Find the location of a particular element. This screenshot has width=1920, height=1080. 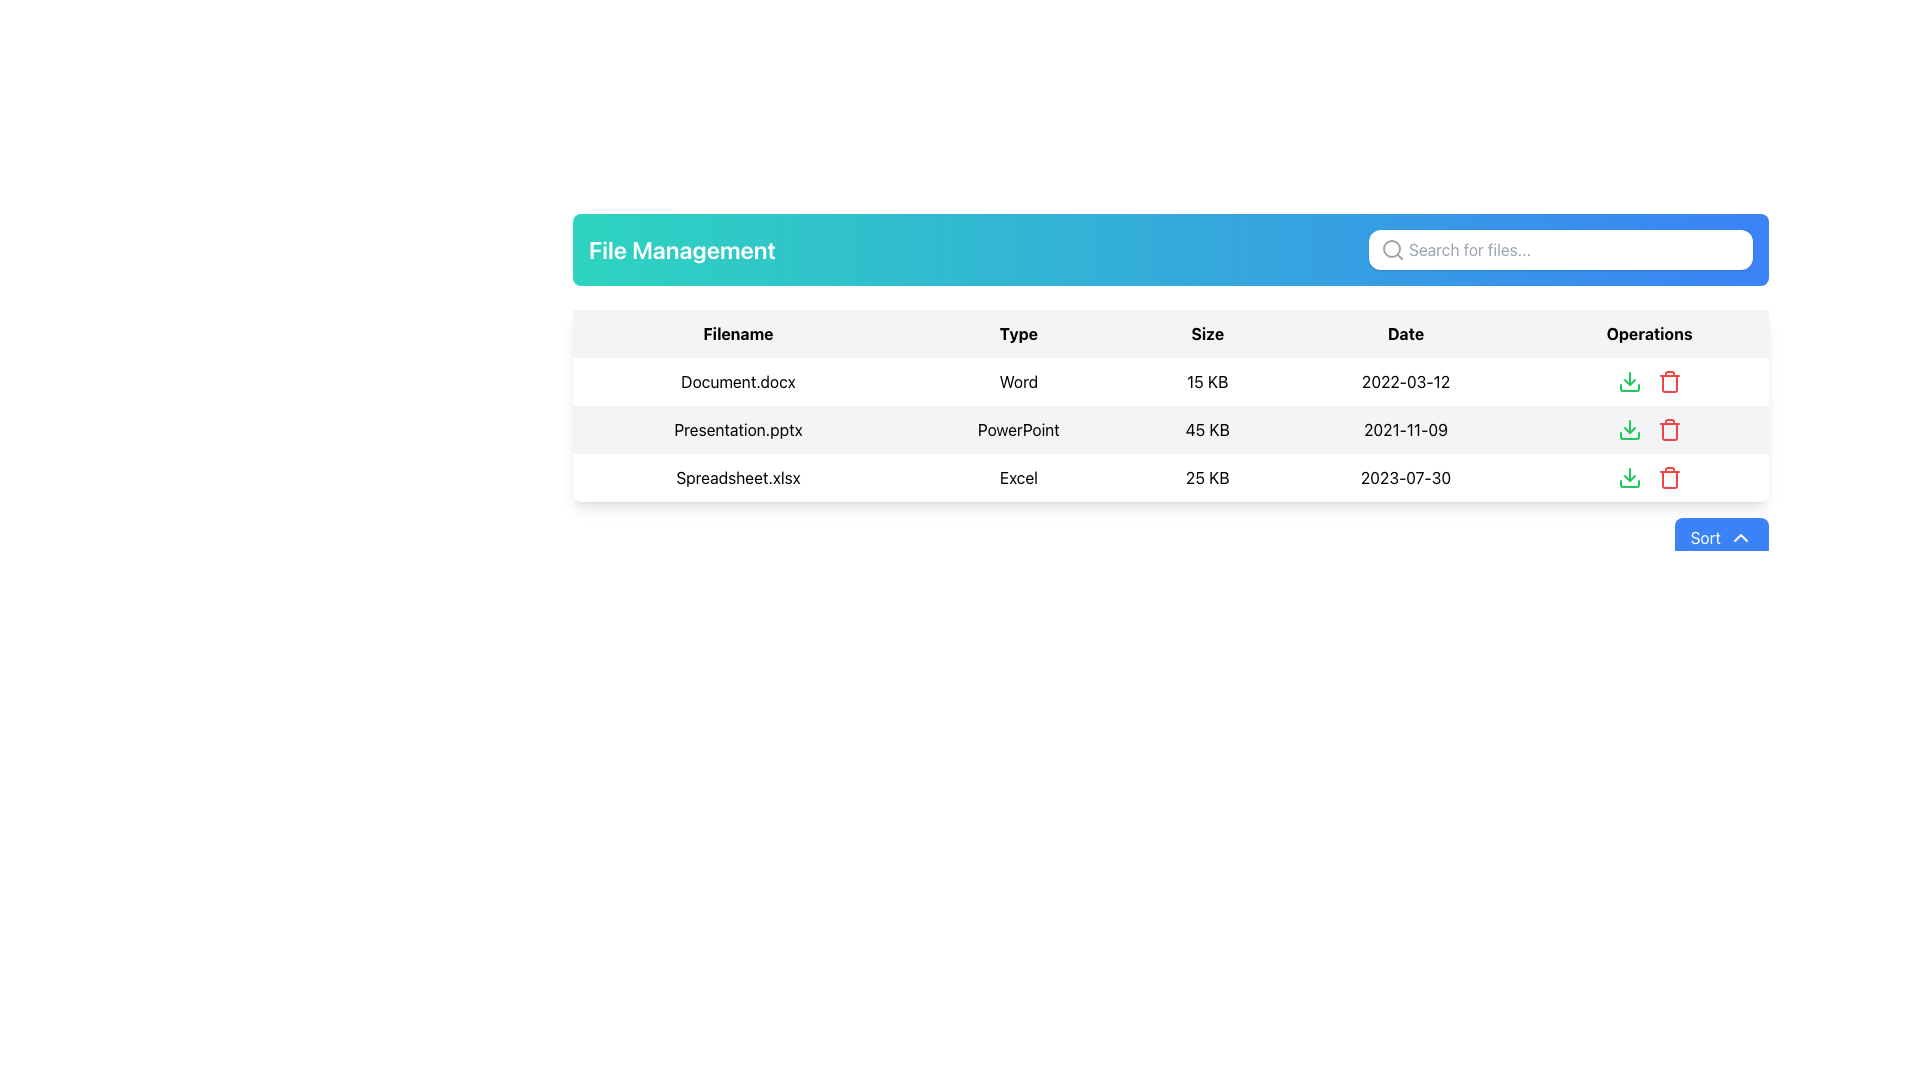

the red trash can icon is located at coordinates (1669, 381).